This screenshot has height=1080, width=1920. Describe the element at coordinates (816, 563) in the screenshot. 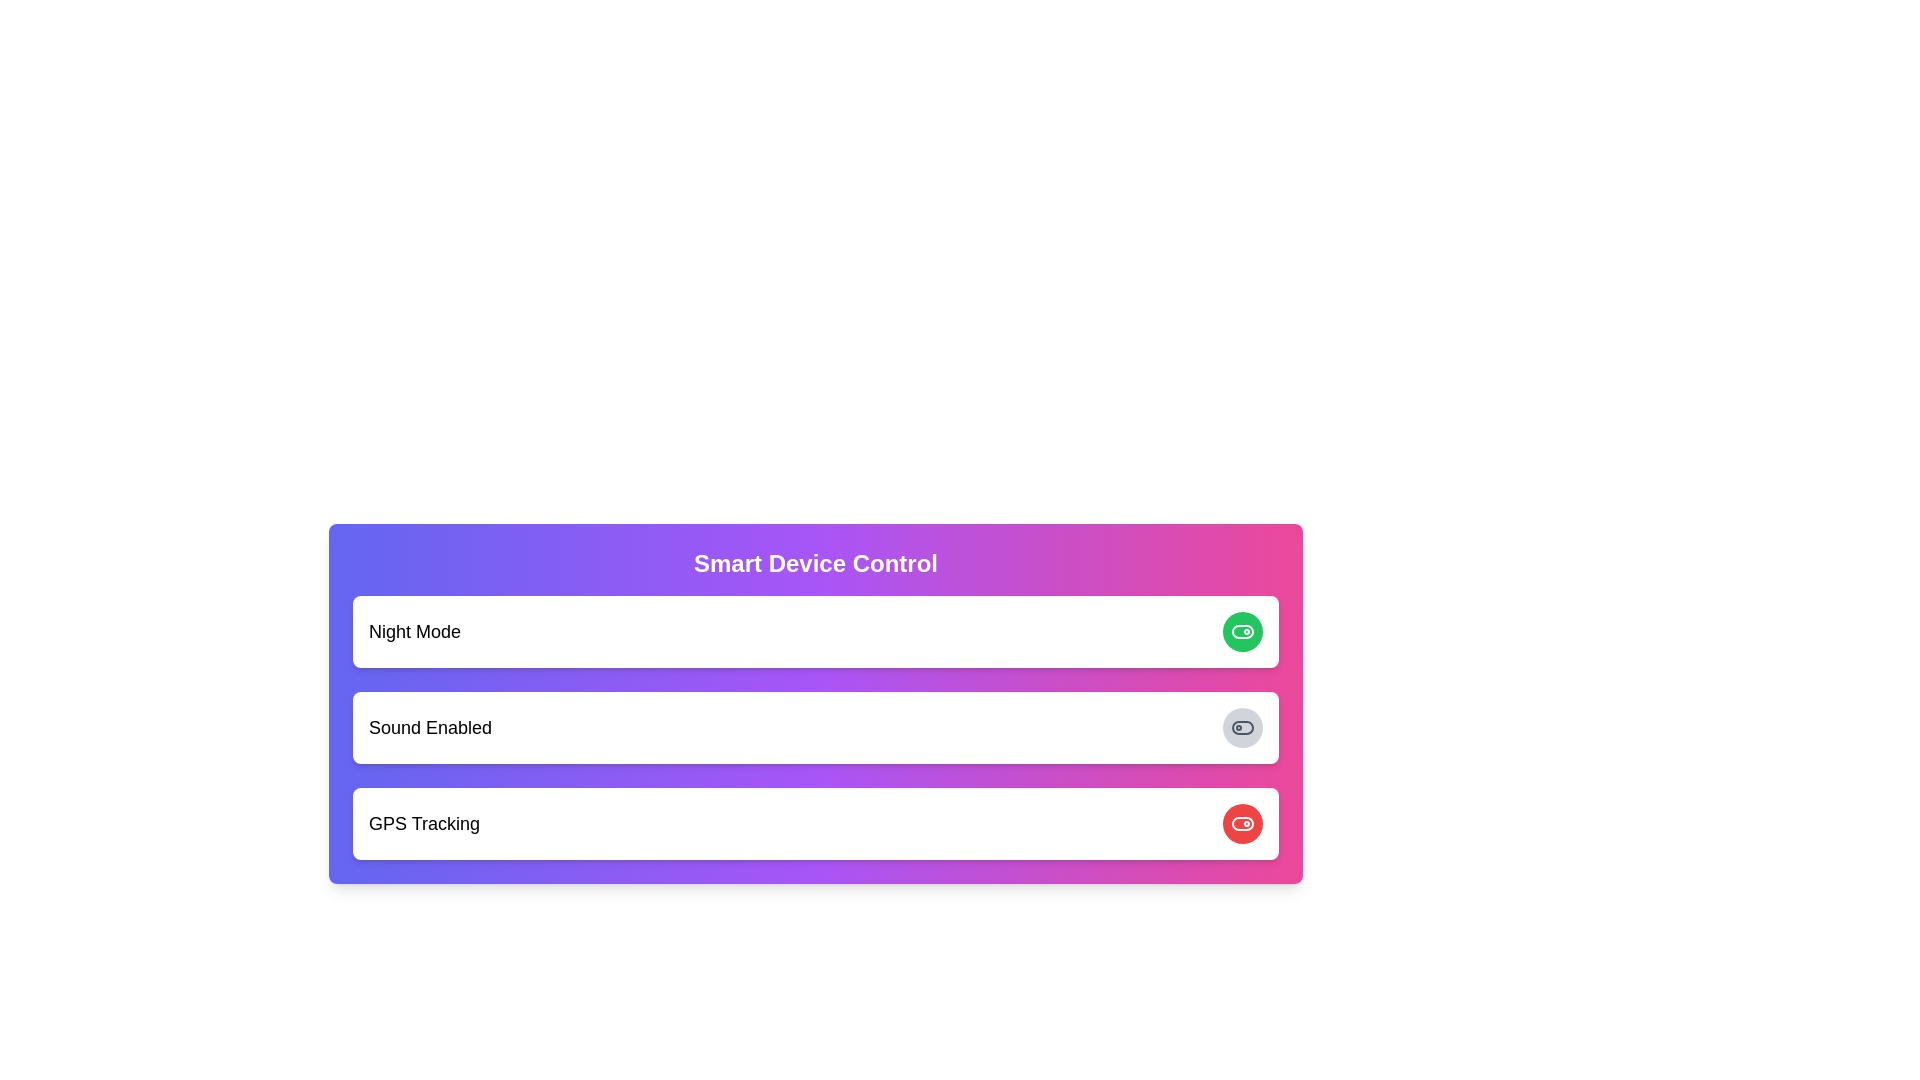

I see `the static text label 'Smart Device Control' which is styled with a bold font and is located at the top center of the gradient-colored header section` at that location.